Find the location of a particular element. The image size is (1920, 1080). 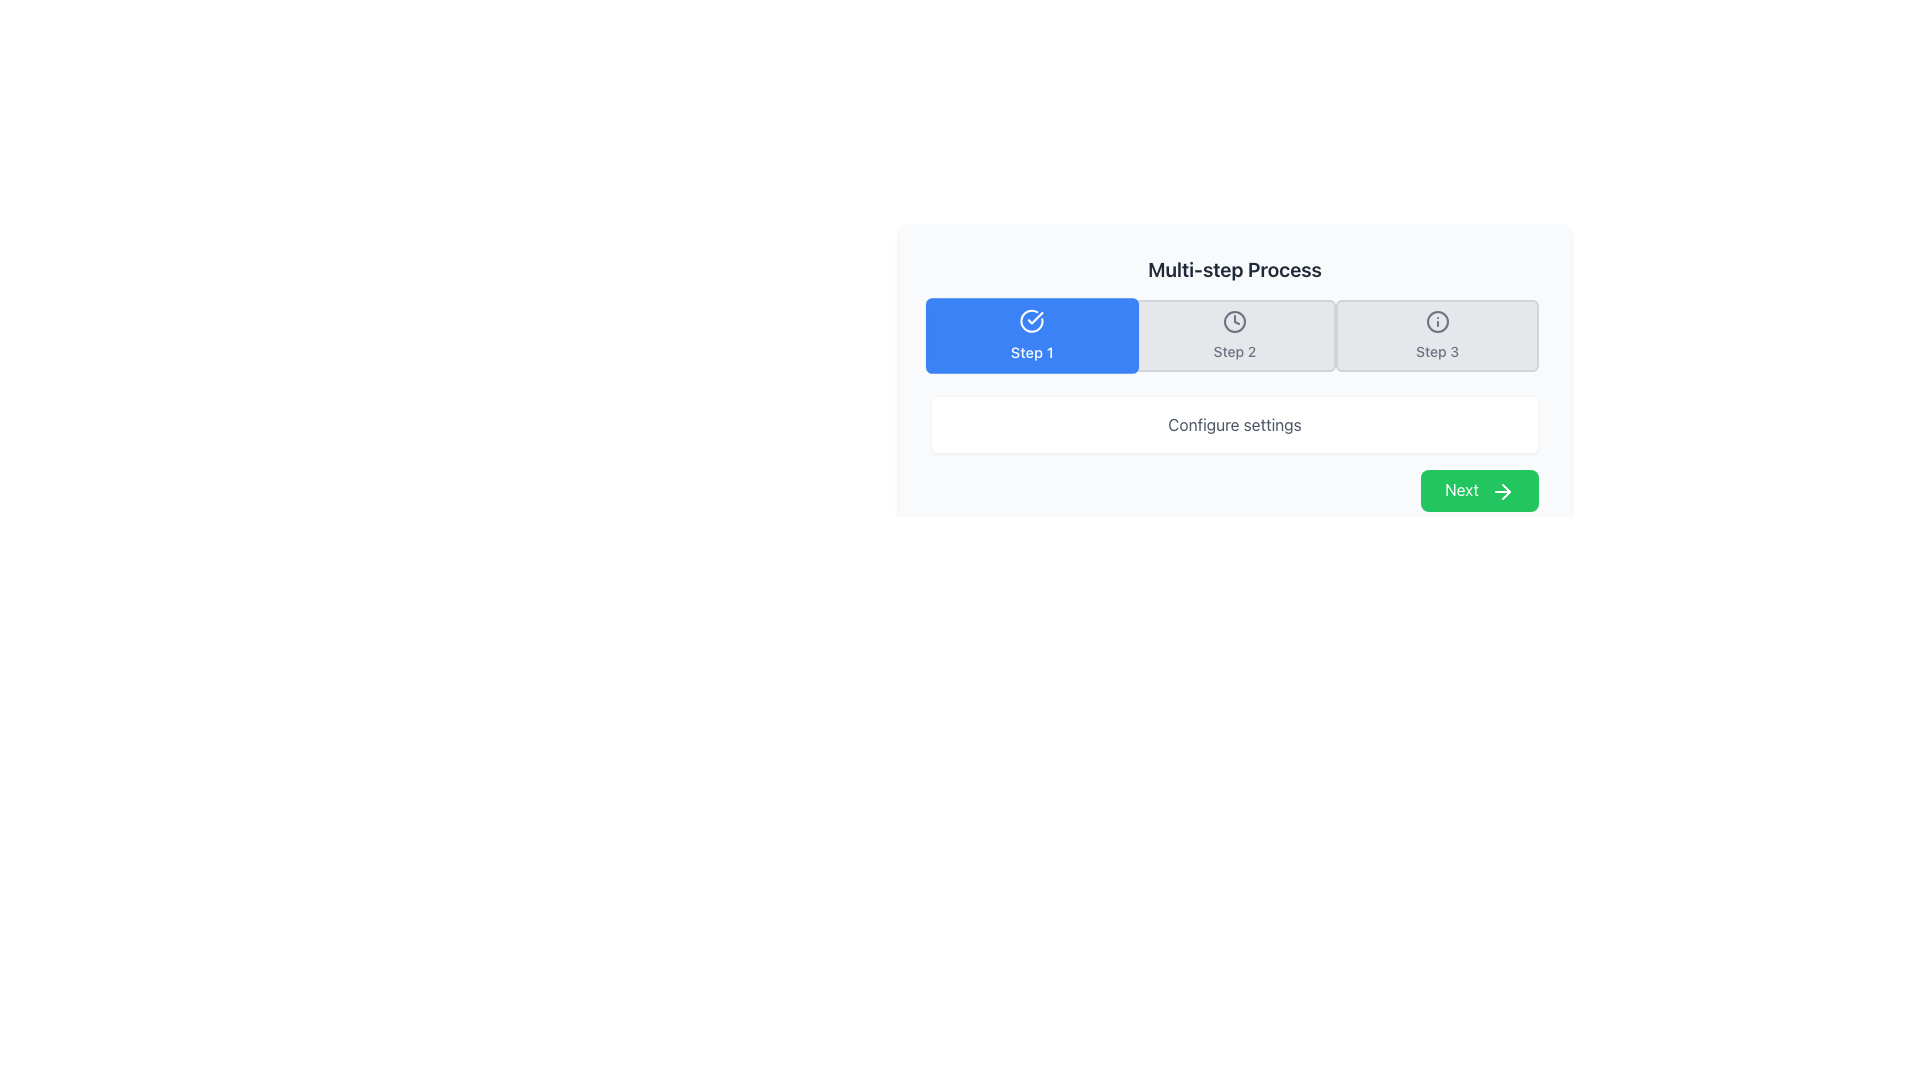

the decorative icon that signifies time or scheduling, located at the center of the 'Step 2' button in the 'Multi-step Process' section is located at coordinates (1233, 320).